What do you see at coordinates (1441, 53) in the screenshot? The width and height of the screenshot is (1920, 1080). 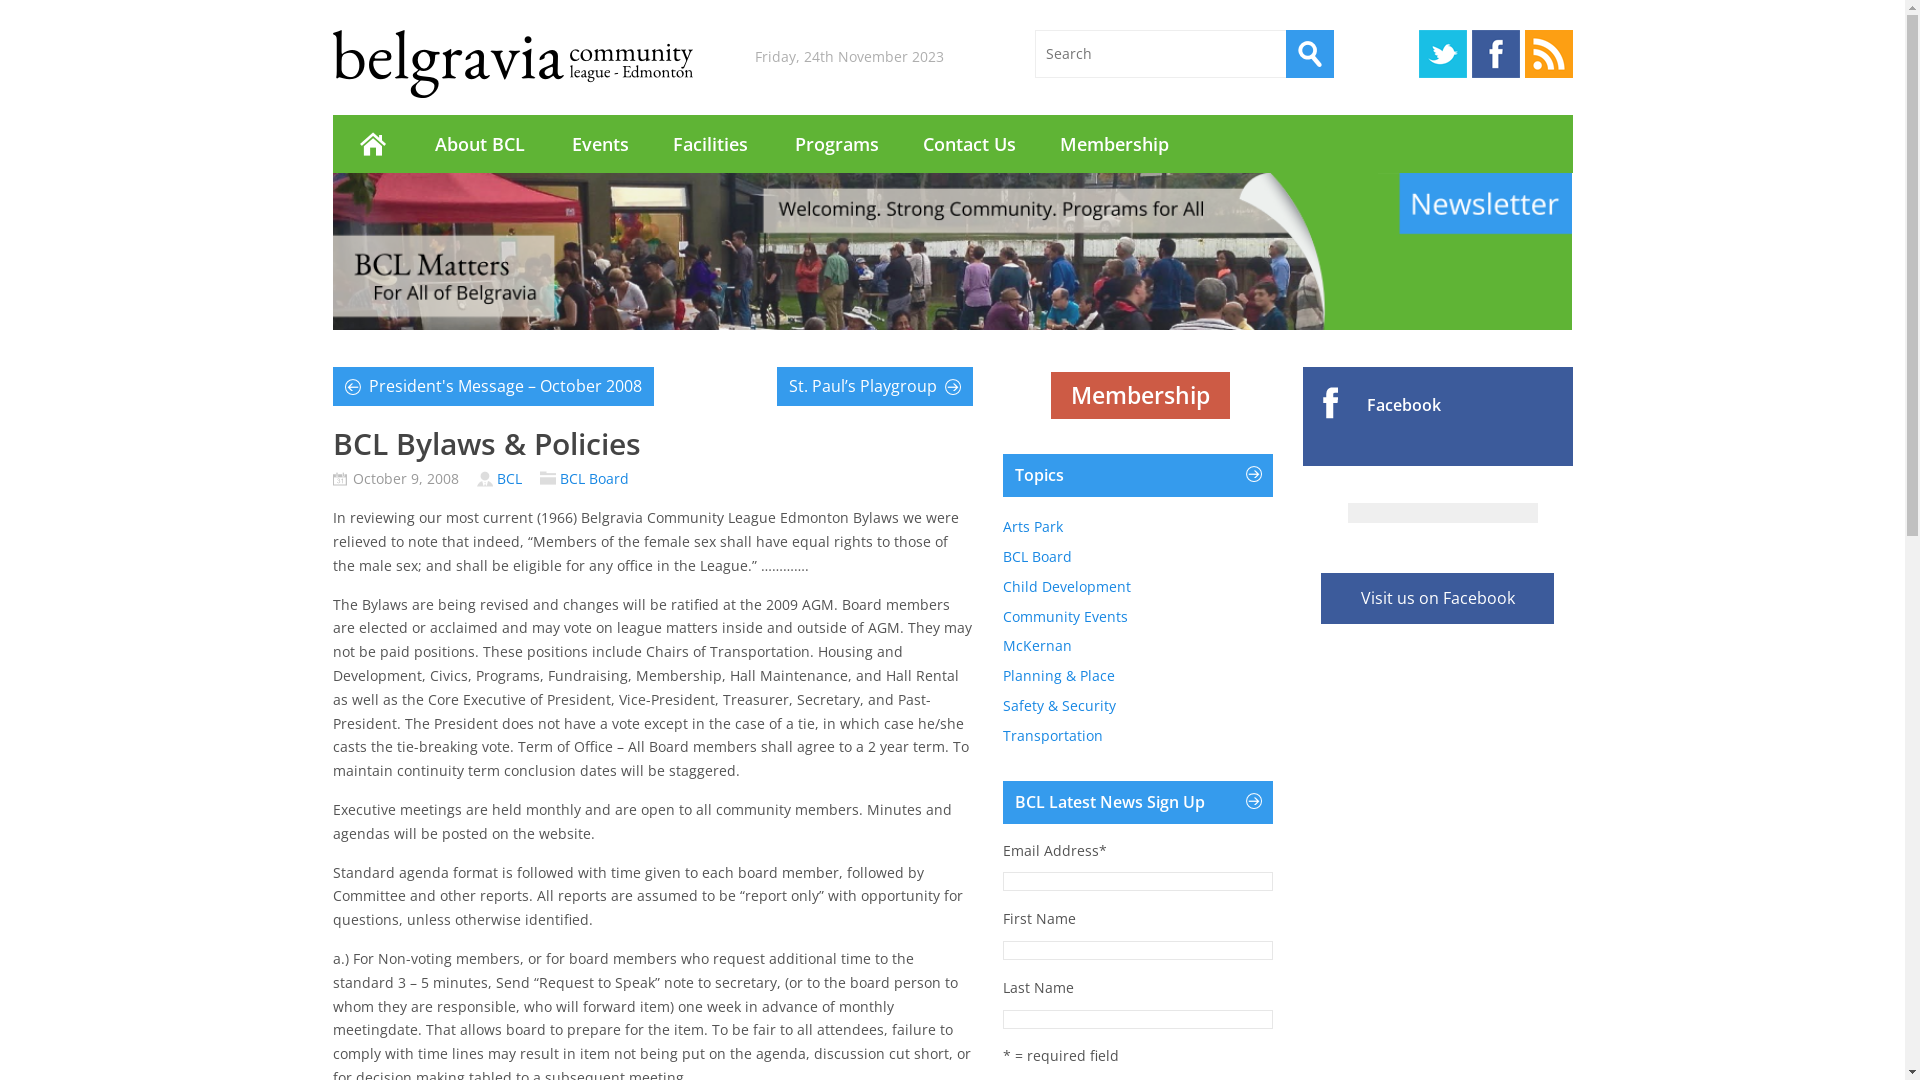 I see `'Twitter'` at bounding box center [1441, 53].